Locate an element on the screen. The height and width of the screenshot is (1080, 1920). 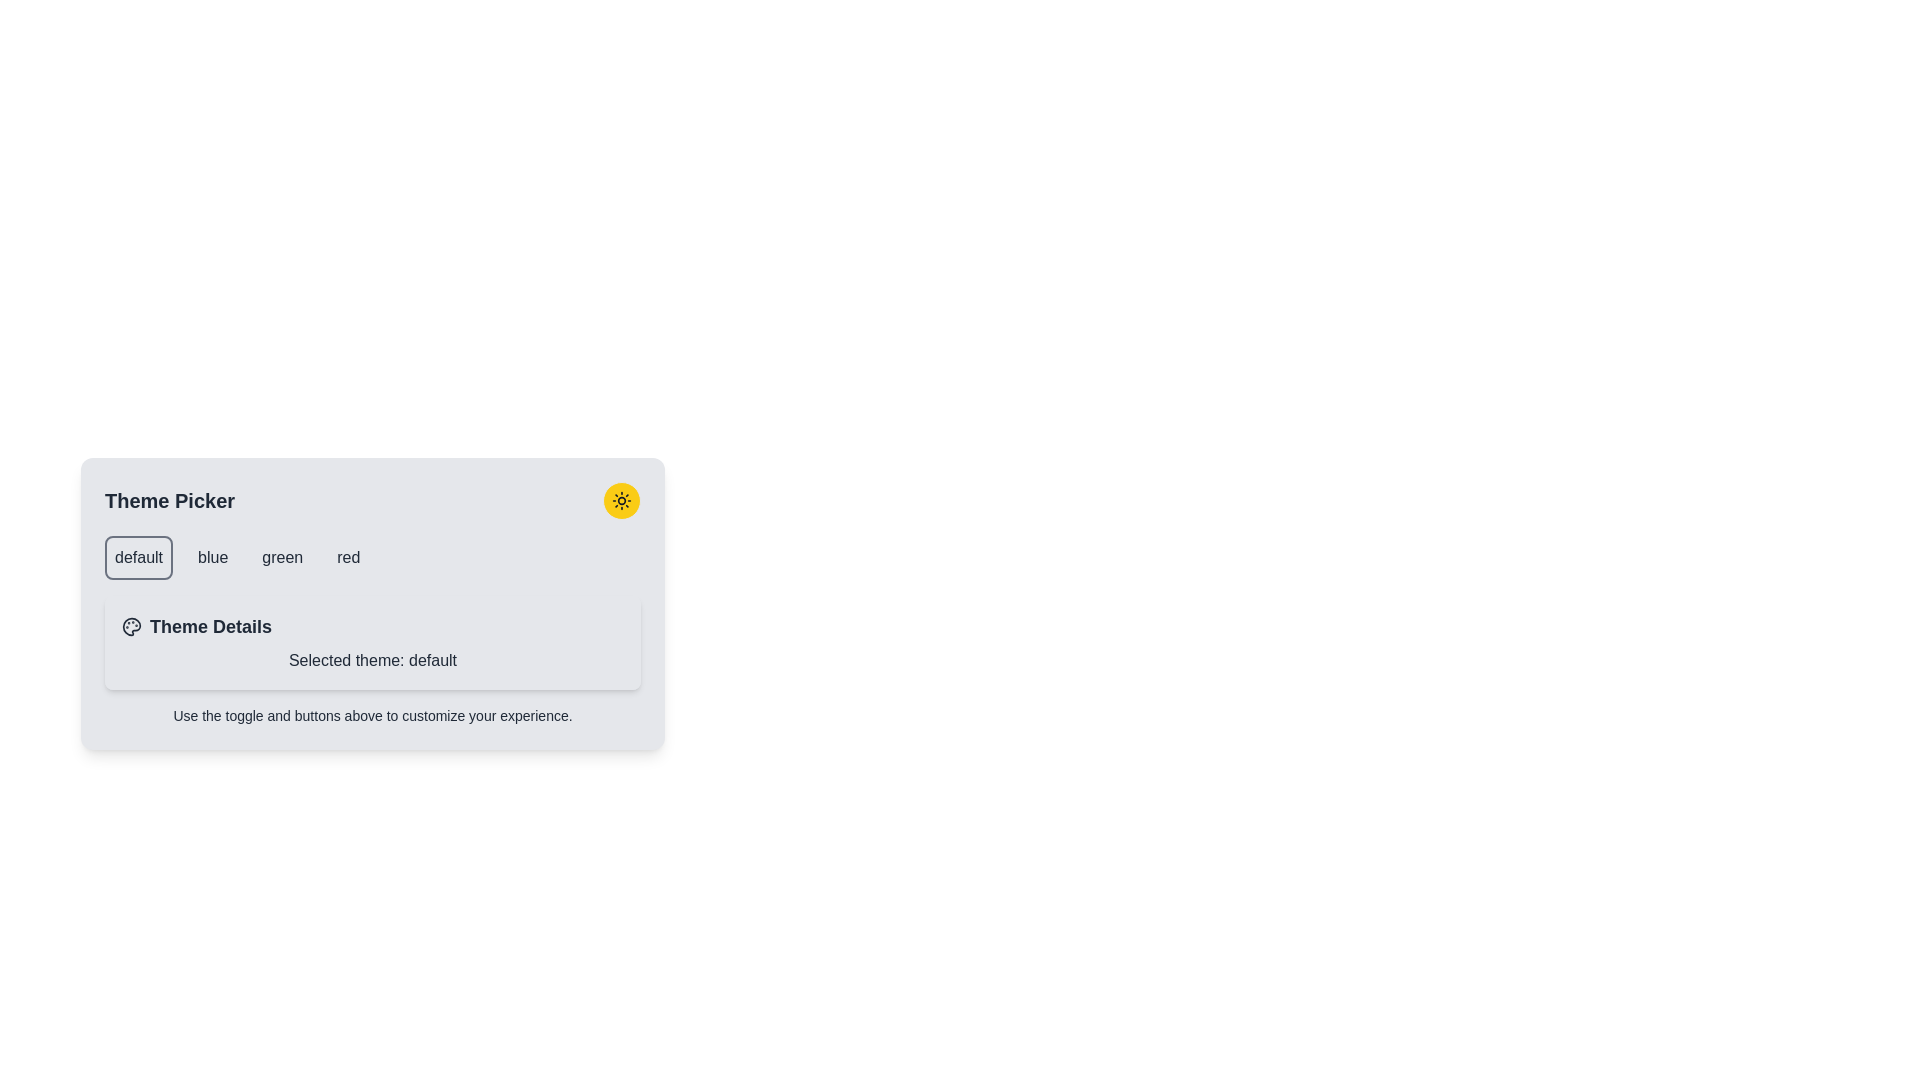
the 'blue' button, which is the second button from the left in the 'Theme Picker' card is located at coordinates (213, 558).